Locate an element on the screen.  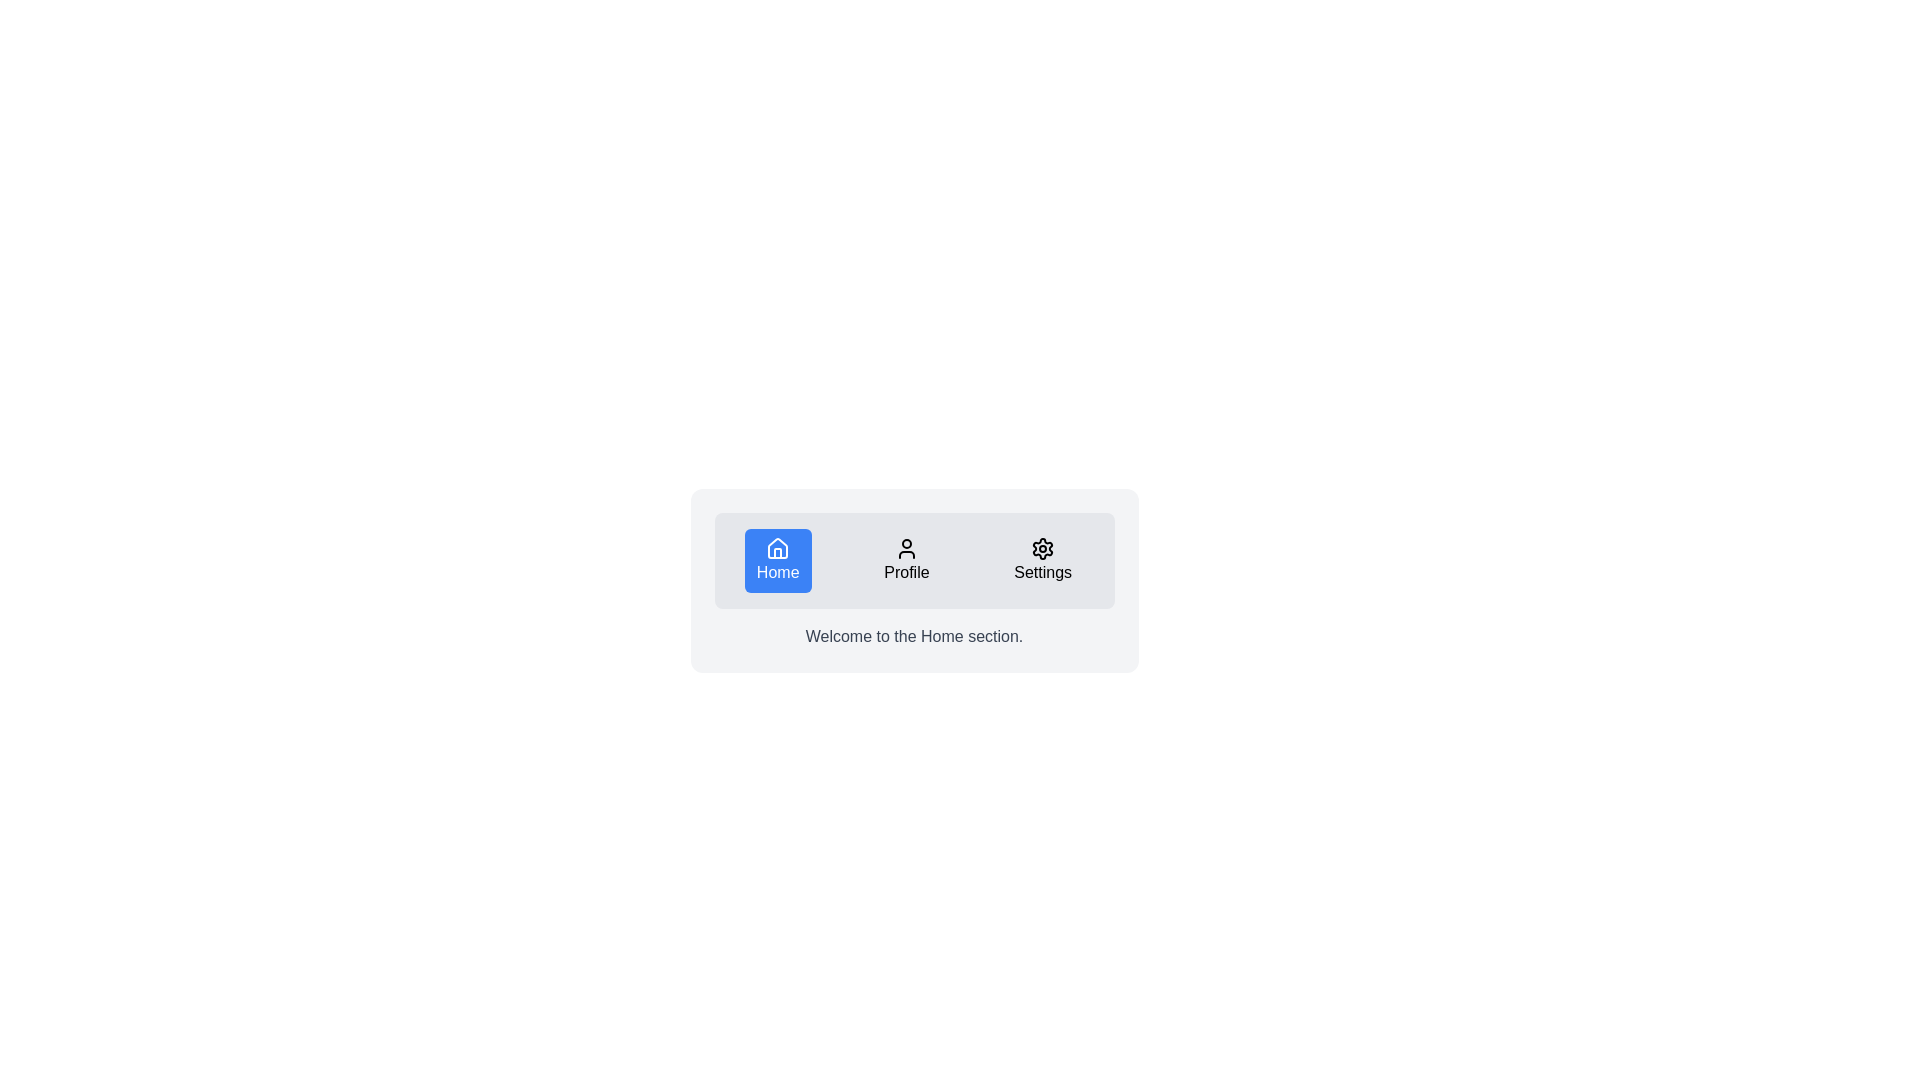
the 'Home' icon which represents the navigation to the Home section, located as the first button in a horizontal arrangement of three buttons is located at coordinates (777, 548).